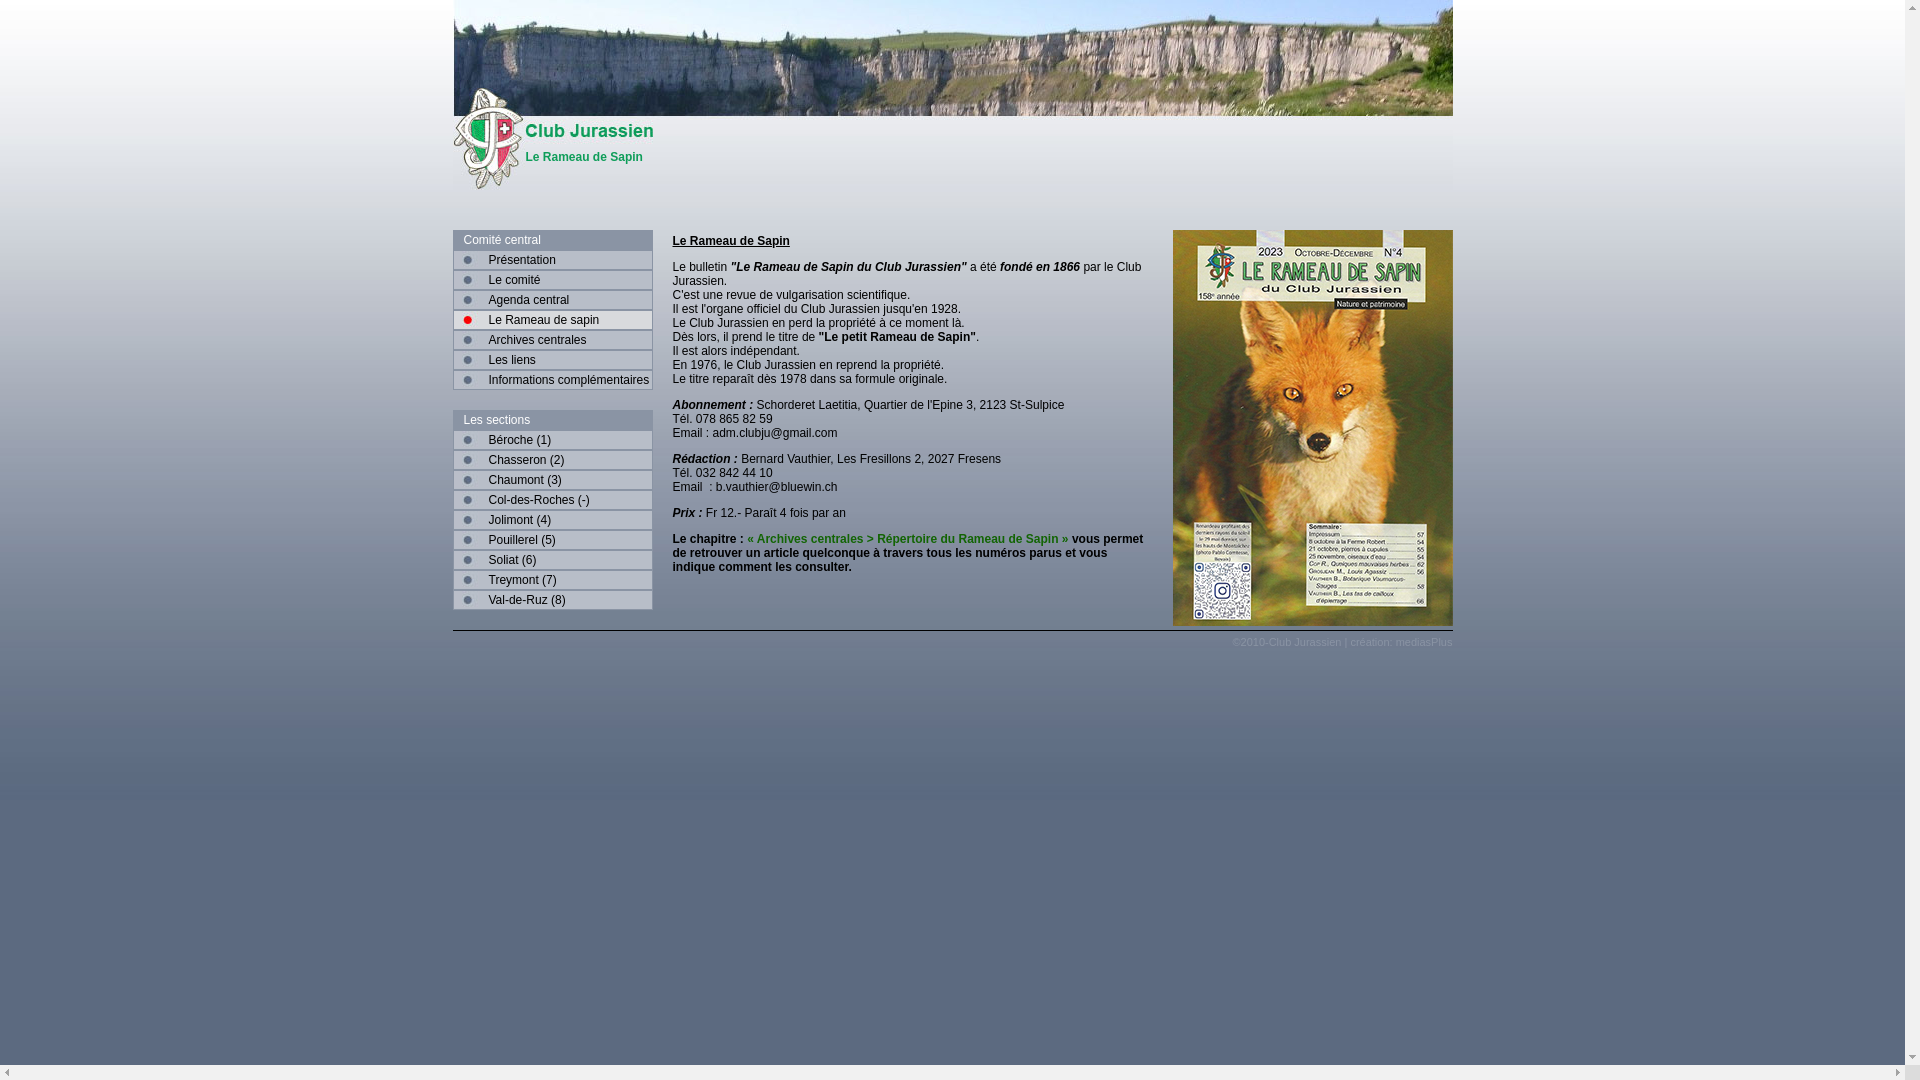 This screenshot has width=1920, height=1080. Describe the element at coordinates (552, 599) in the screenshot. I see `'Val-de-Ruz (8)'` at that location.